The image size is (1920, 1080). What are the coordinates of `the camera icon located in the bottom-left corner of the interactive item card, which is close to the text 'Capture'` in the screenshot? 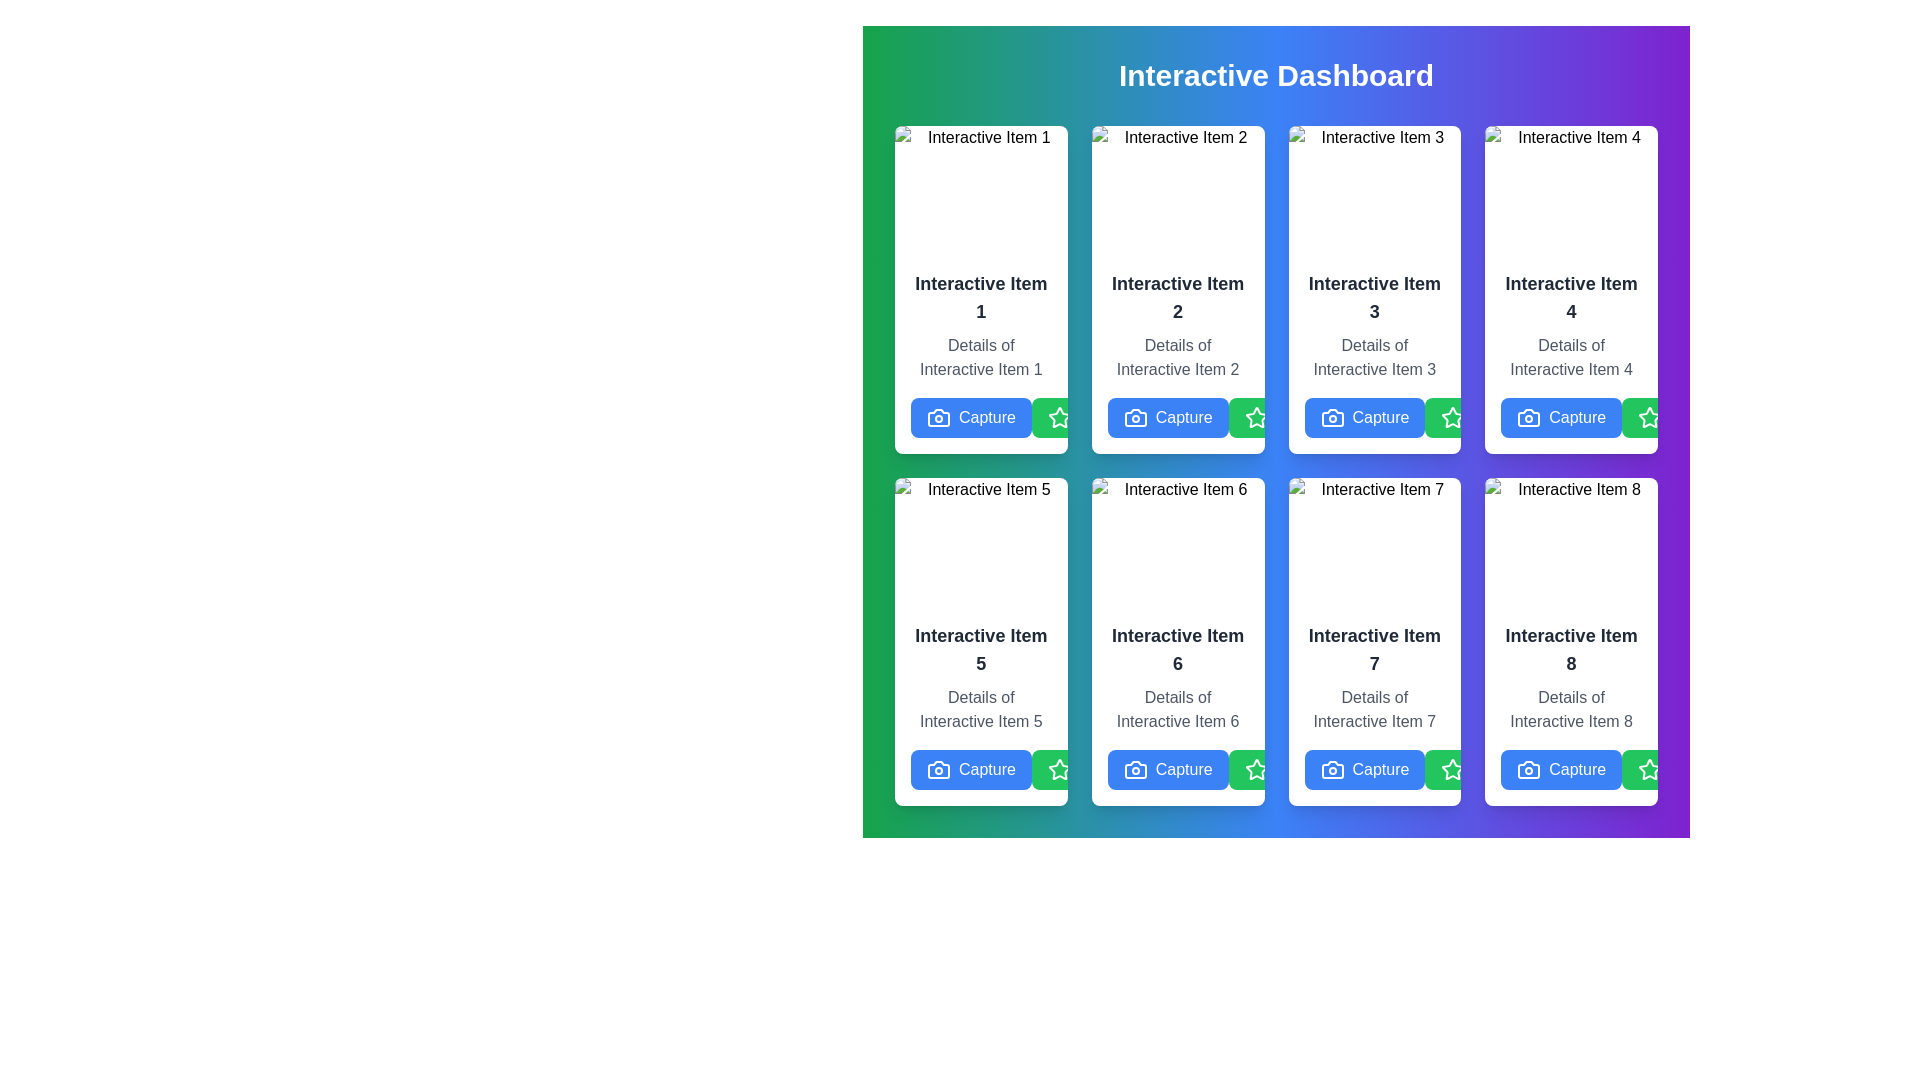 It's located at (938, 416).